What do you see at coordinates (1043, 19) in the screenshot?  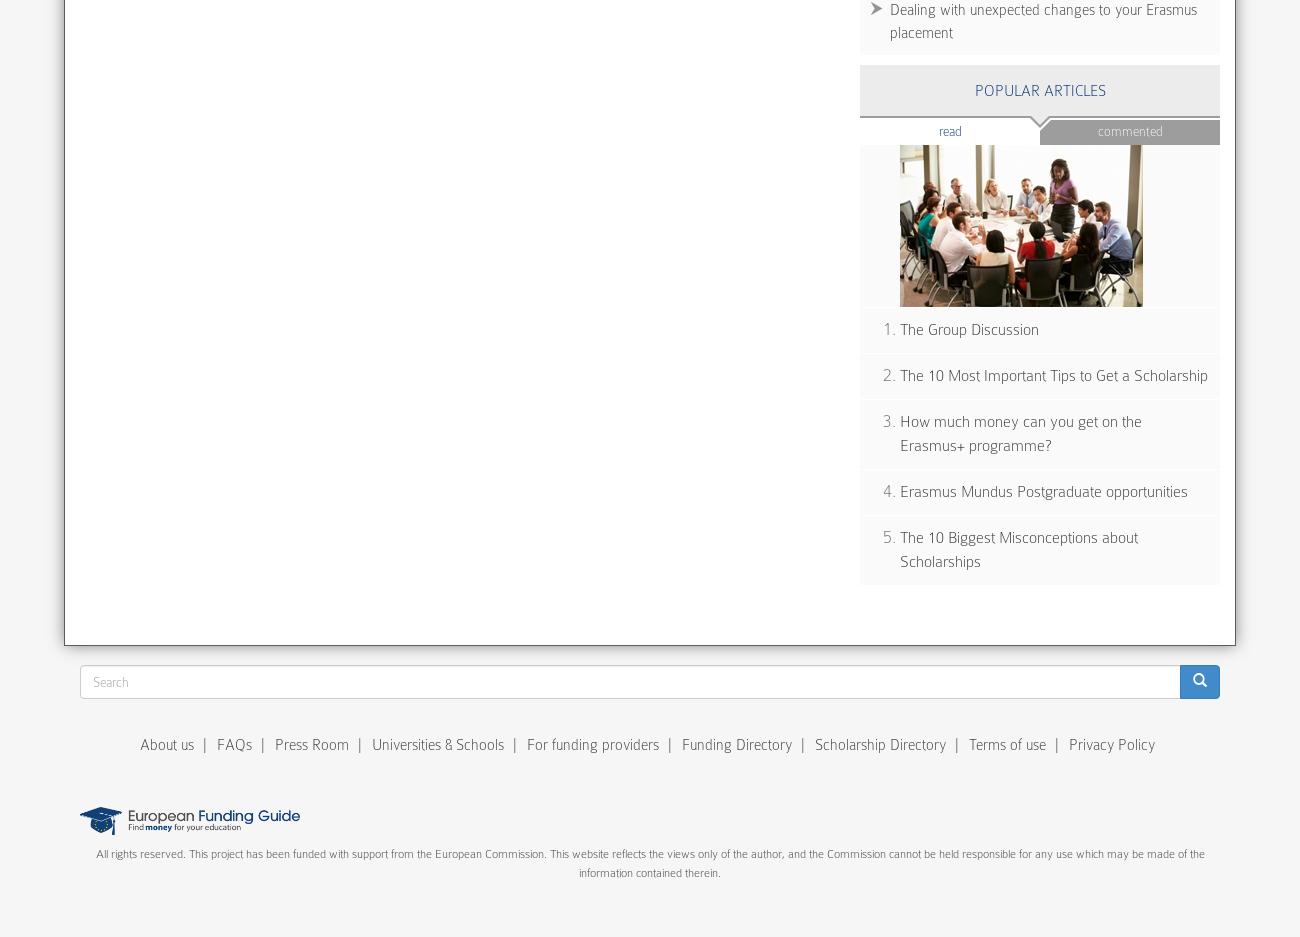 I see `'Dealing with unexpected changes to your Erasmus placement'` at bounding box center [1043, 19].